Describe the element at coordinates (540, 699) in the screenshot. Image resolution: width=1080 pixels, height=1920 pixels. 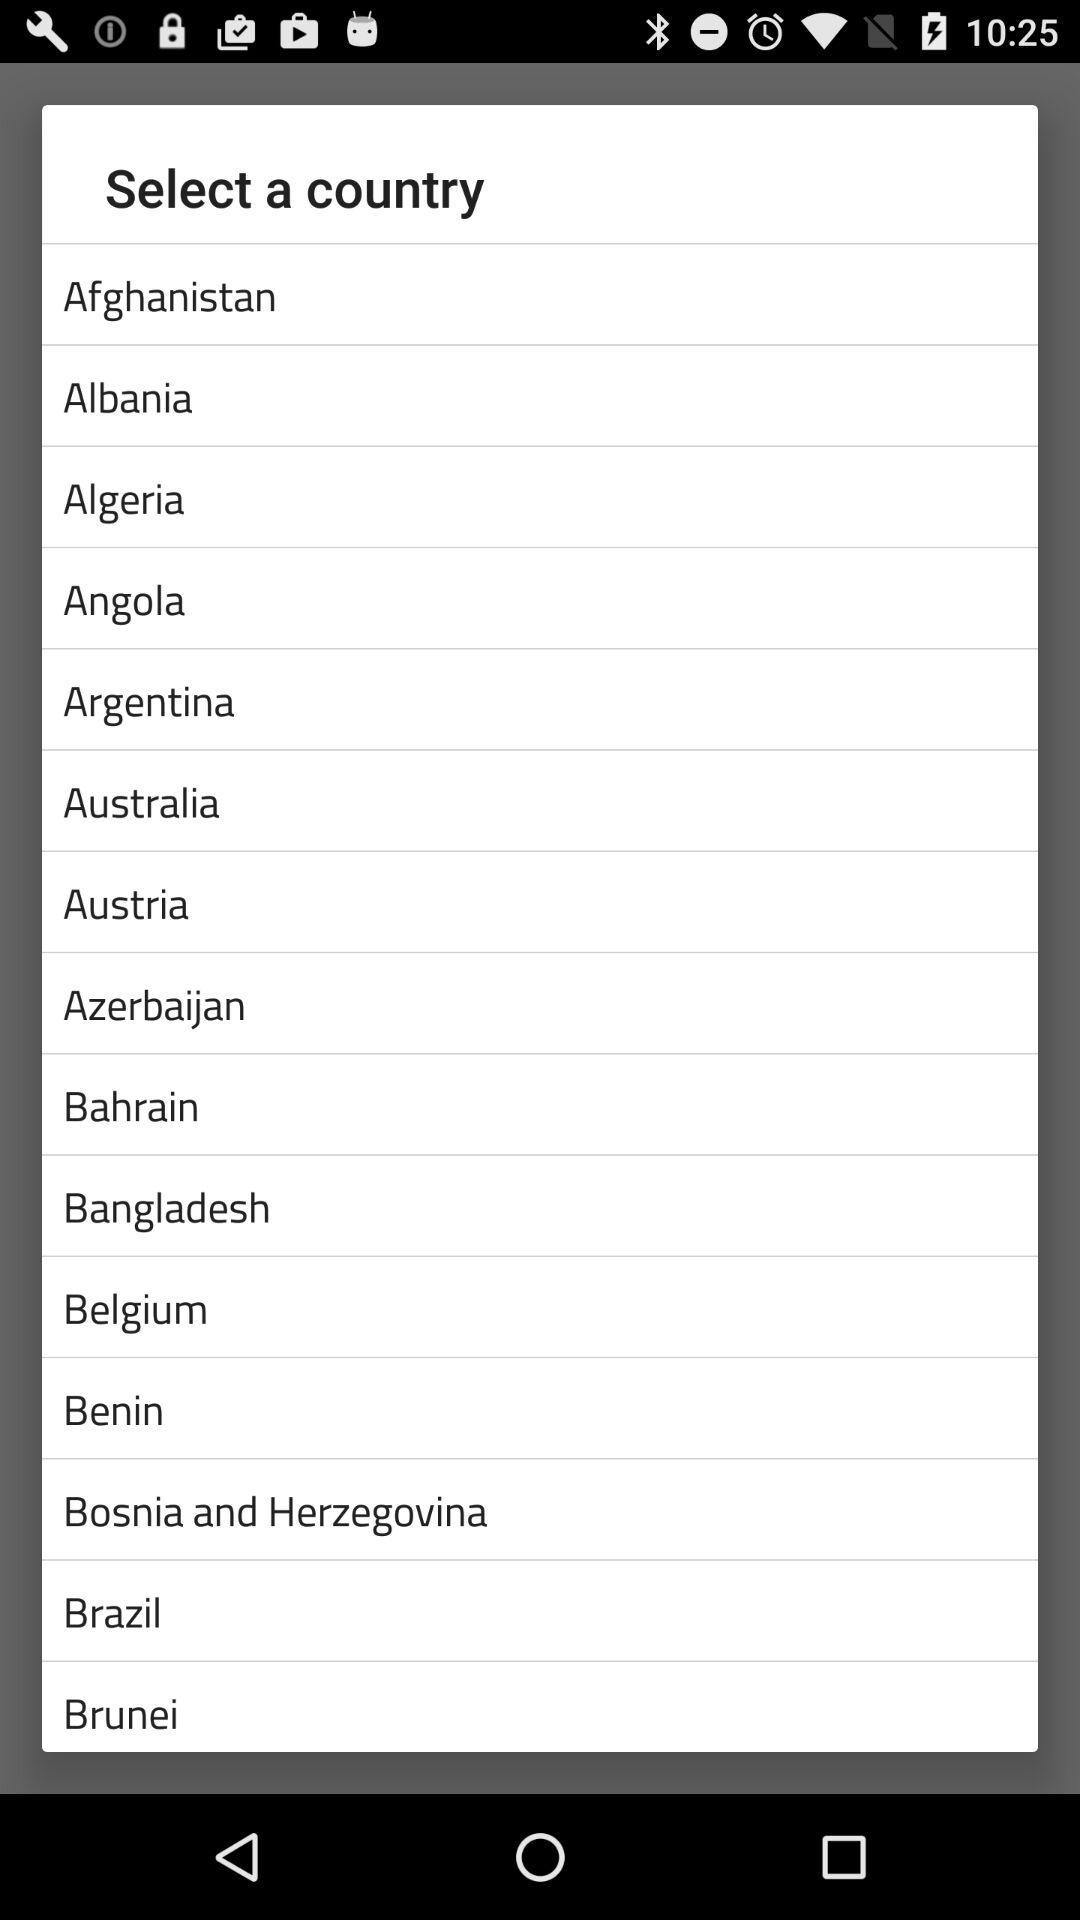
I see `the argentina` at that location.